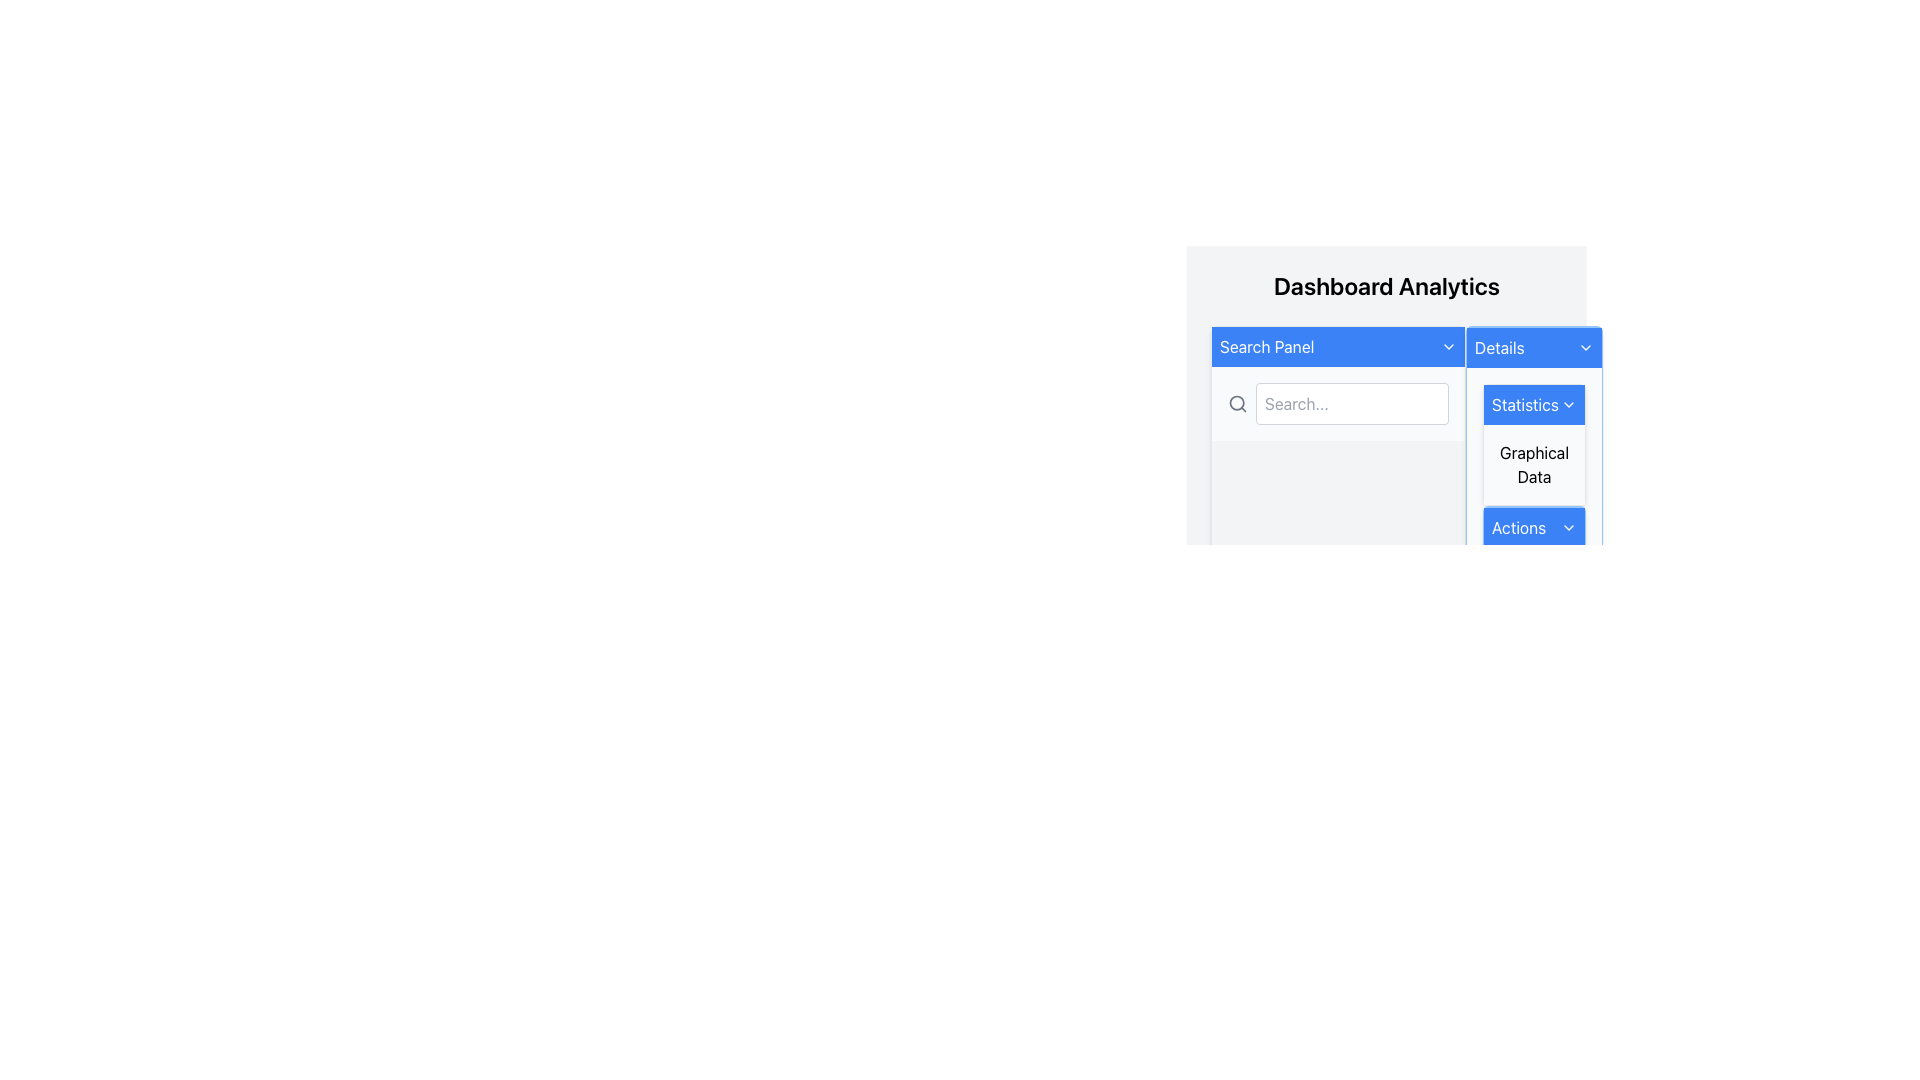 This screenshot has width=1920, height=1080. What do you see at coordinates (1568, 527) in the screenshot?
I see `the expandable/collapsible icon located to the right of the 'Actions' label in the blue rectangular button at the bottom of the 'Details' dropdown menu` at bounding box center [1568, 527].